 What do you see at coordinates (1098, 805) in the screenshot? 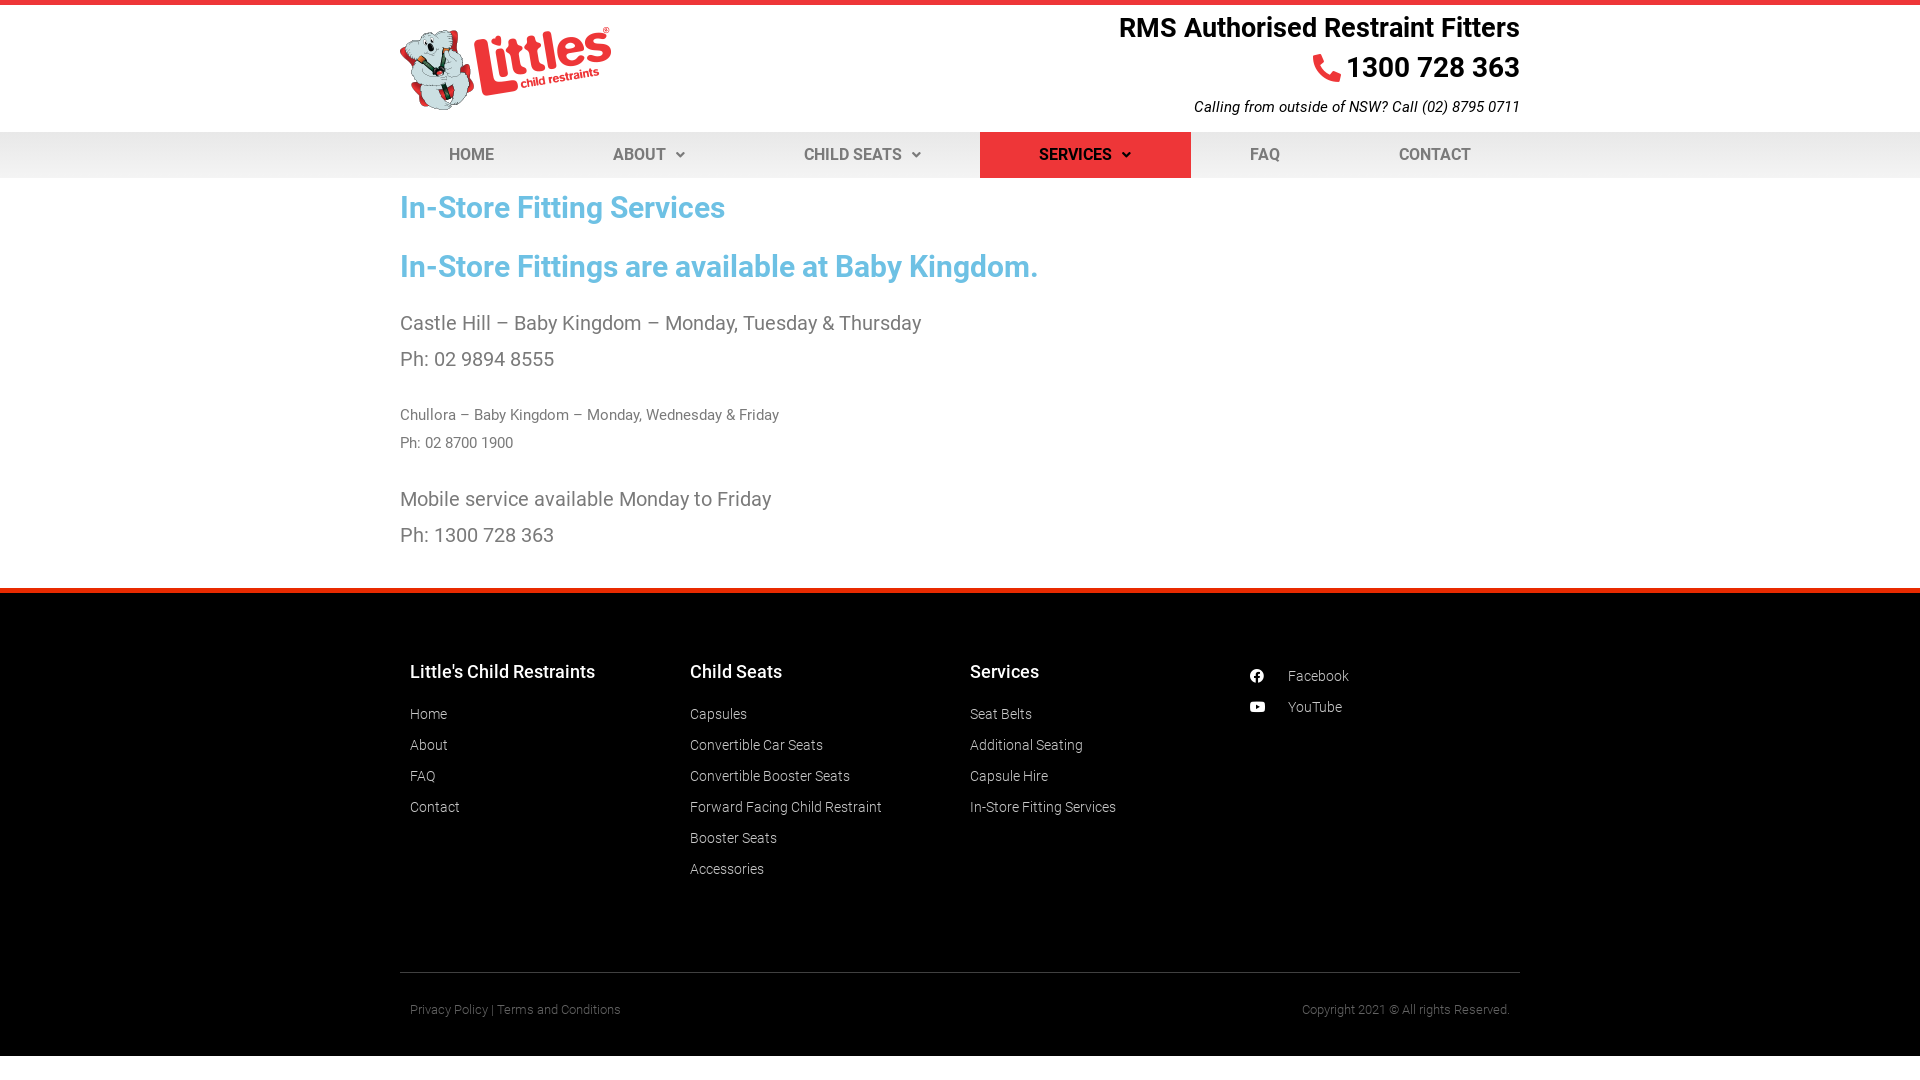
I see `'In-Store Fitting Services'` at bounding box center [1098, 805].